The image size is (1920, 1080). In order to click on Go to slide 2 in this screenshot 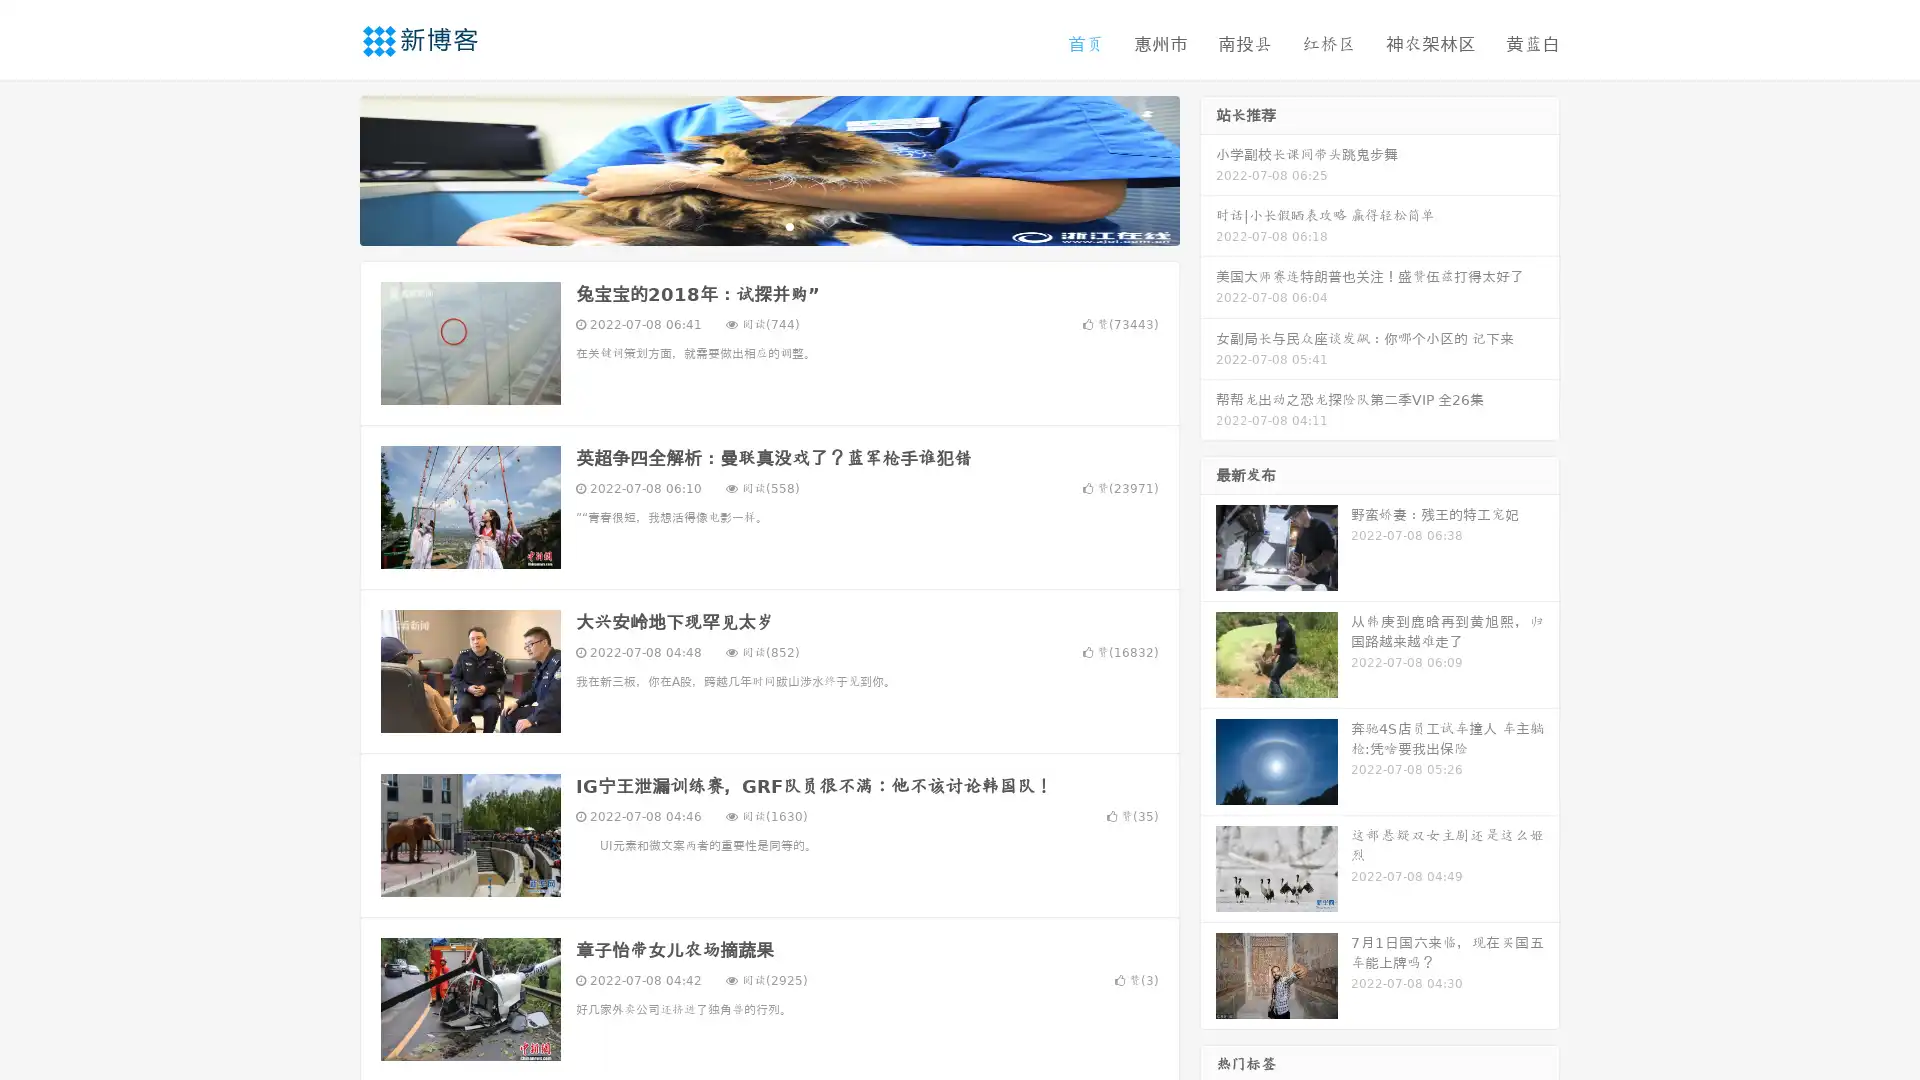, I will do `click(768, 225)`.